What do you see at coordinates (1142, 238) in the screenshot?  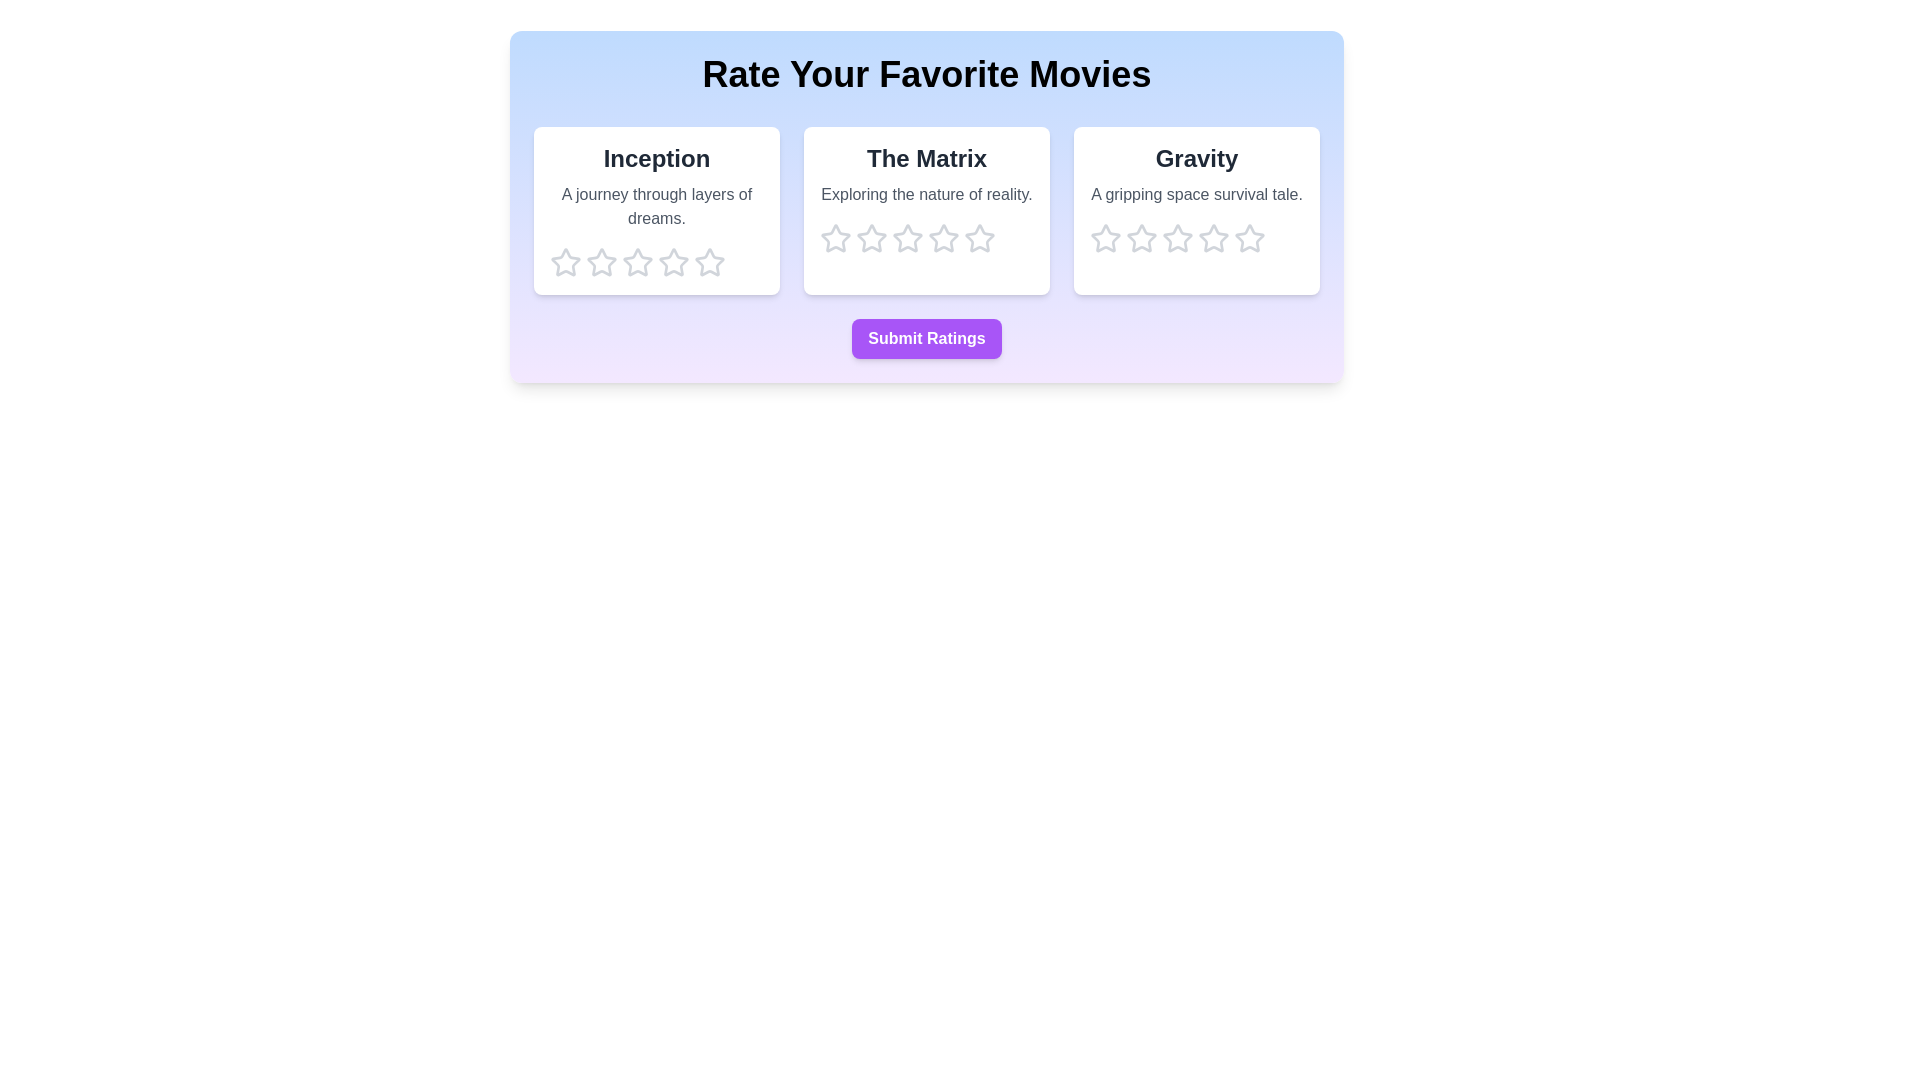 I see `the star corresponding to 2 for the movie Gravity` at bounding box center [1142, 238].